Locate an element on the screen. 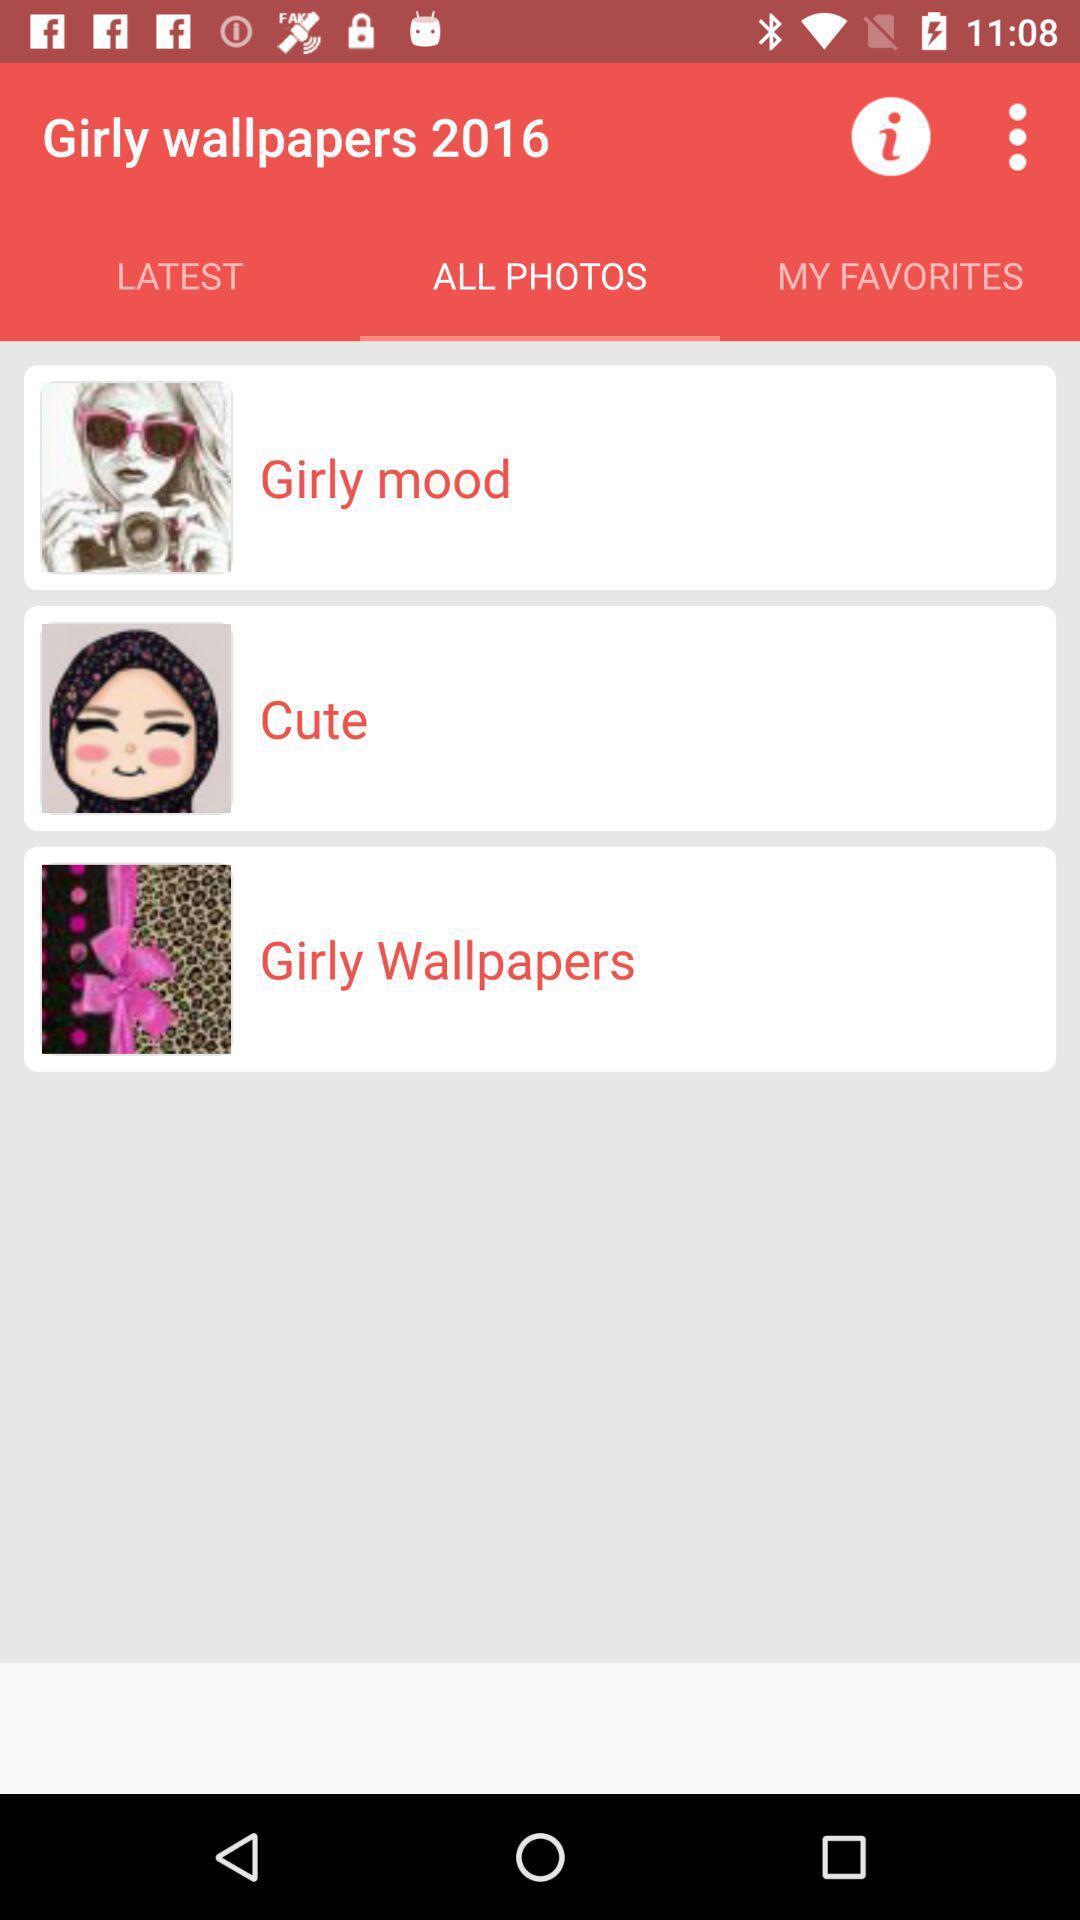  the item to the right of the all photos app is located at coordinates (890, 135).